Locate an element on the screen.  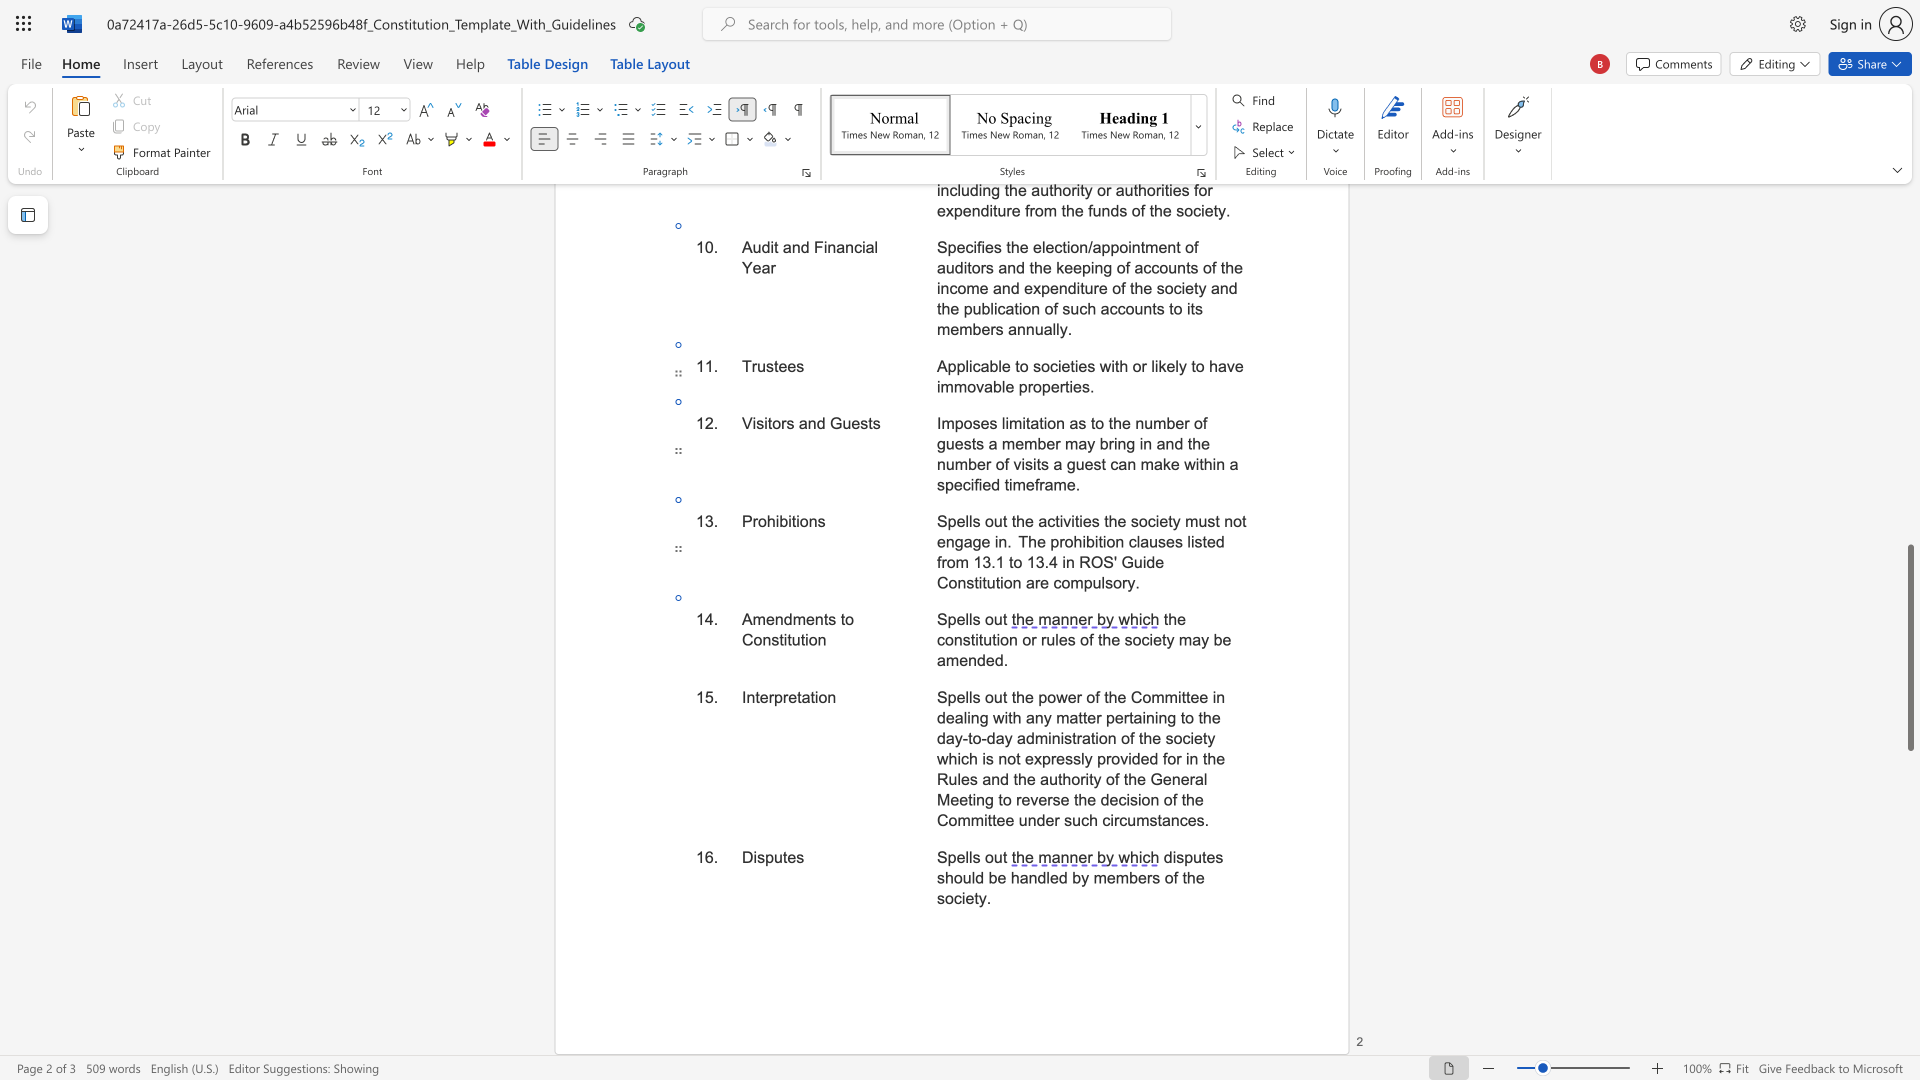
the 1th character "t" in the text is located at coordinates (825, 618).